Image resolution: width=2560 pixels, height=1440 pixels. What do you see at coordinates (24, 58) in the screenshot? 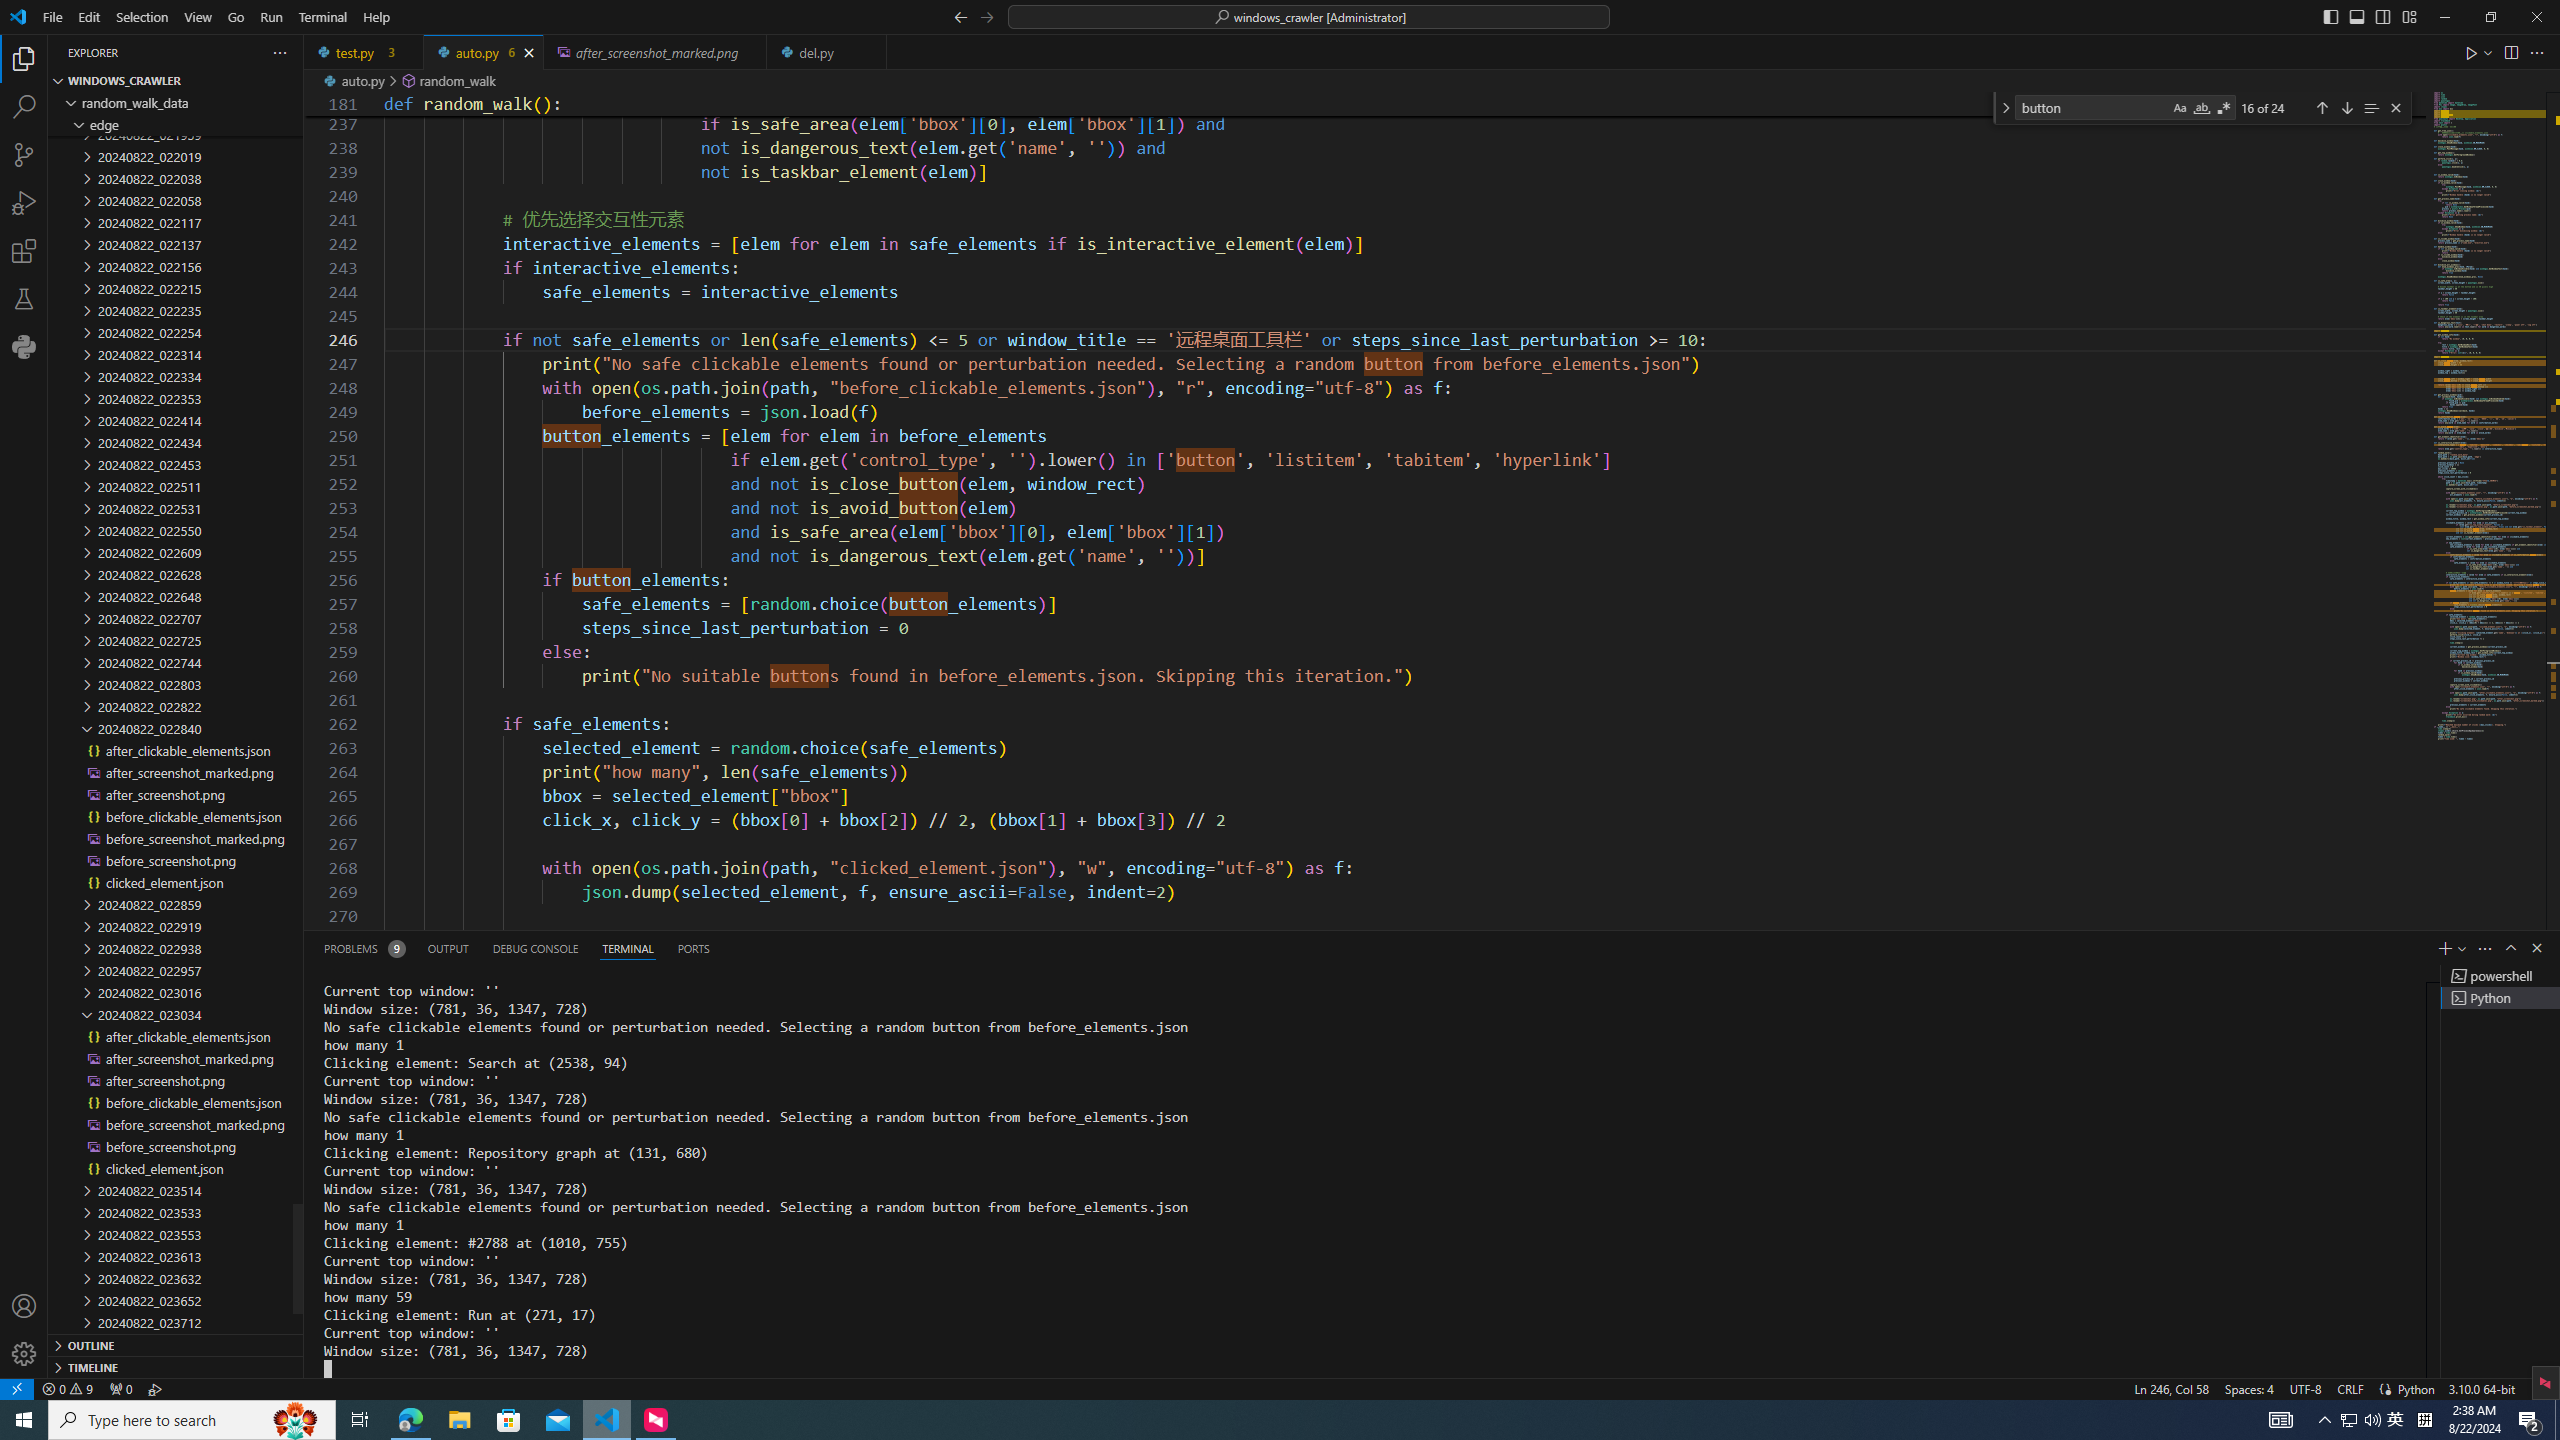
I see `'Explorer (Ctrl+Shift+E)'` at bounding box center [24, 58].